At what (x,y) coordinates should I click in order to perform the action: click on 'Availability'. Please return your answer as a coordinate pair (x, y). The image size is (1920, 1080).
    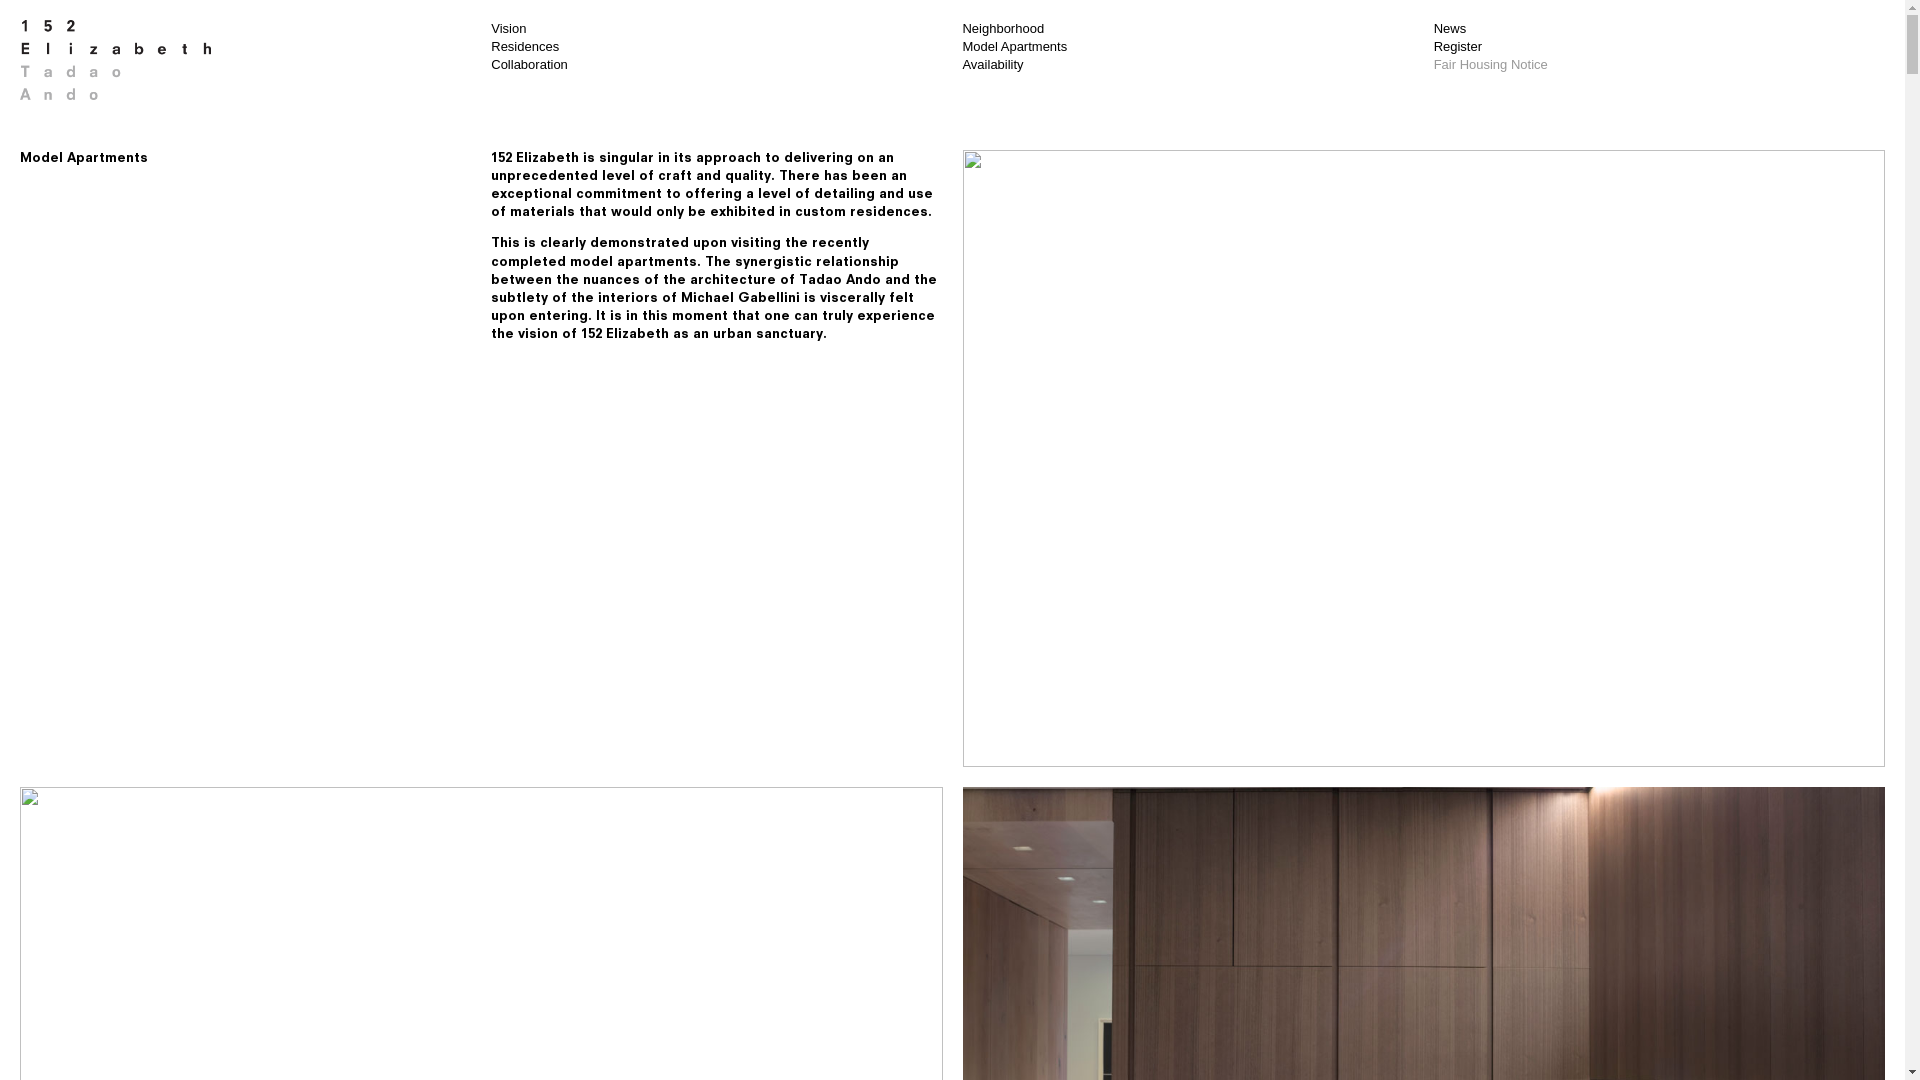
    Looking at the image, I should click on (961, 63).